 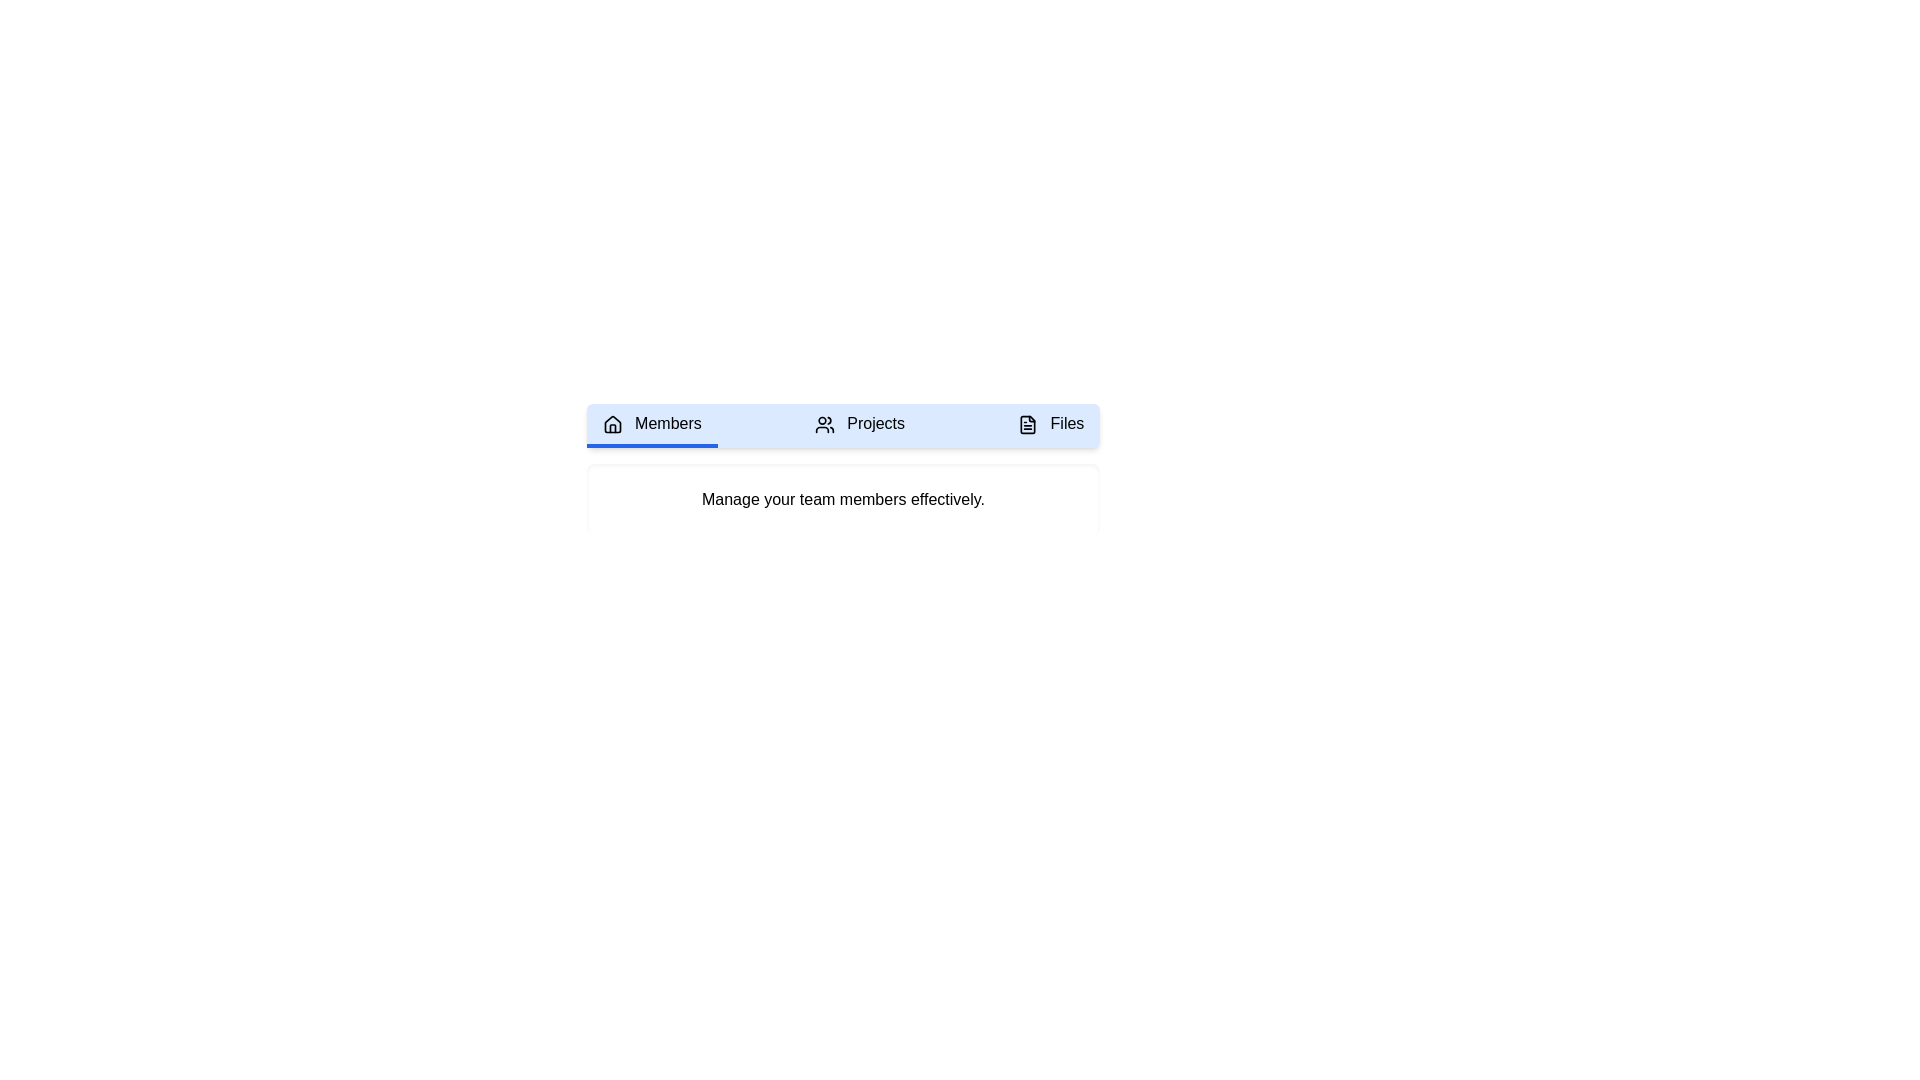 I want to click on the miniature rectangular shape within the file icon located in the top navigation bar on the far-right side, so click(x=1028, y=423).